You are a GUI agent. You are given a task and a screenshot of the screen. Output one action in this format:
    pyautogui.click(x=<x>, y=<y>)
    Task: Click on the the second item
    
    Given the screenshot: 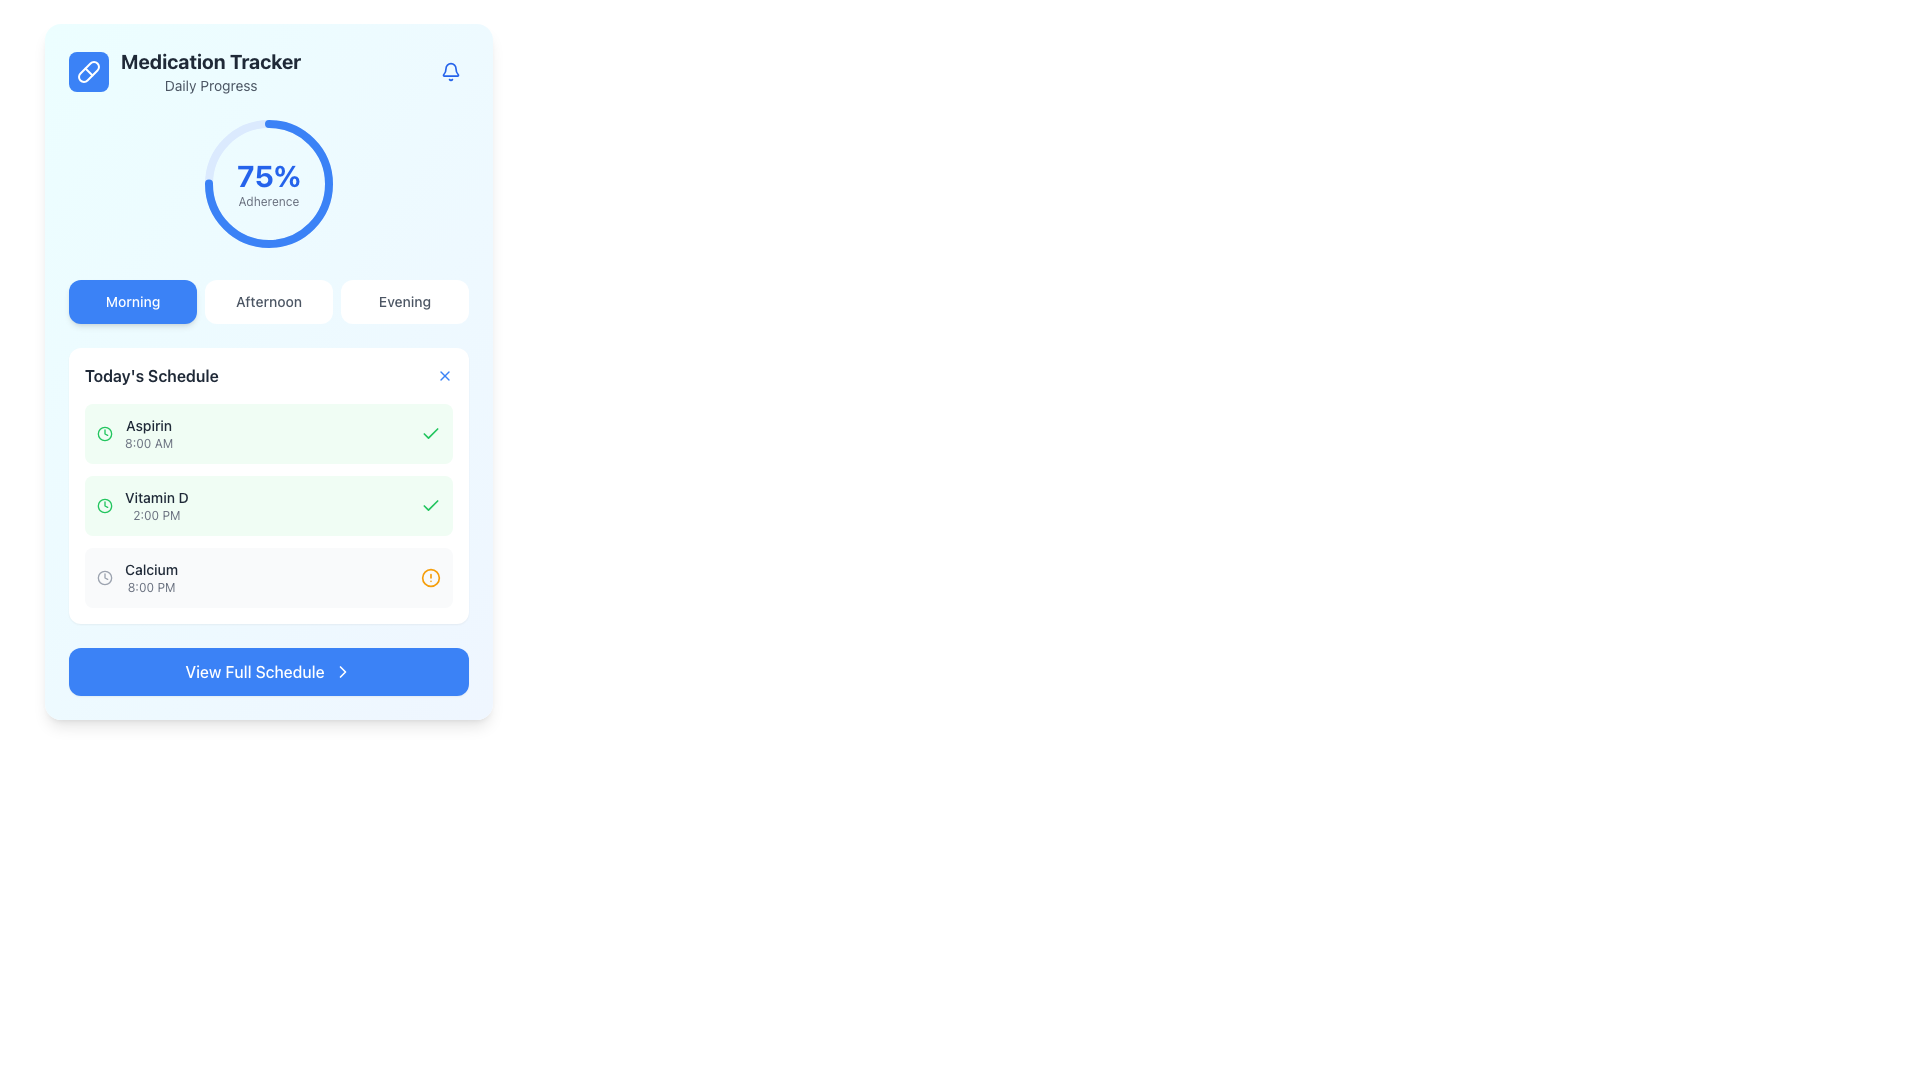 What is the action you would take?
    pyautogui.click(x=267, y=504)
    